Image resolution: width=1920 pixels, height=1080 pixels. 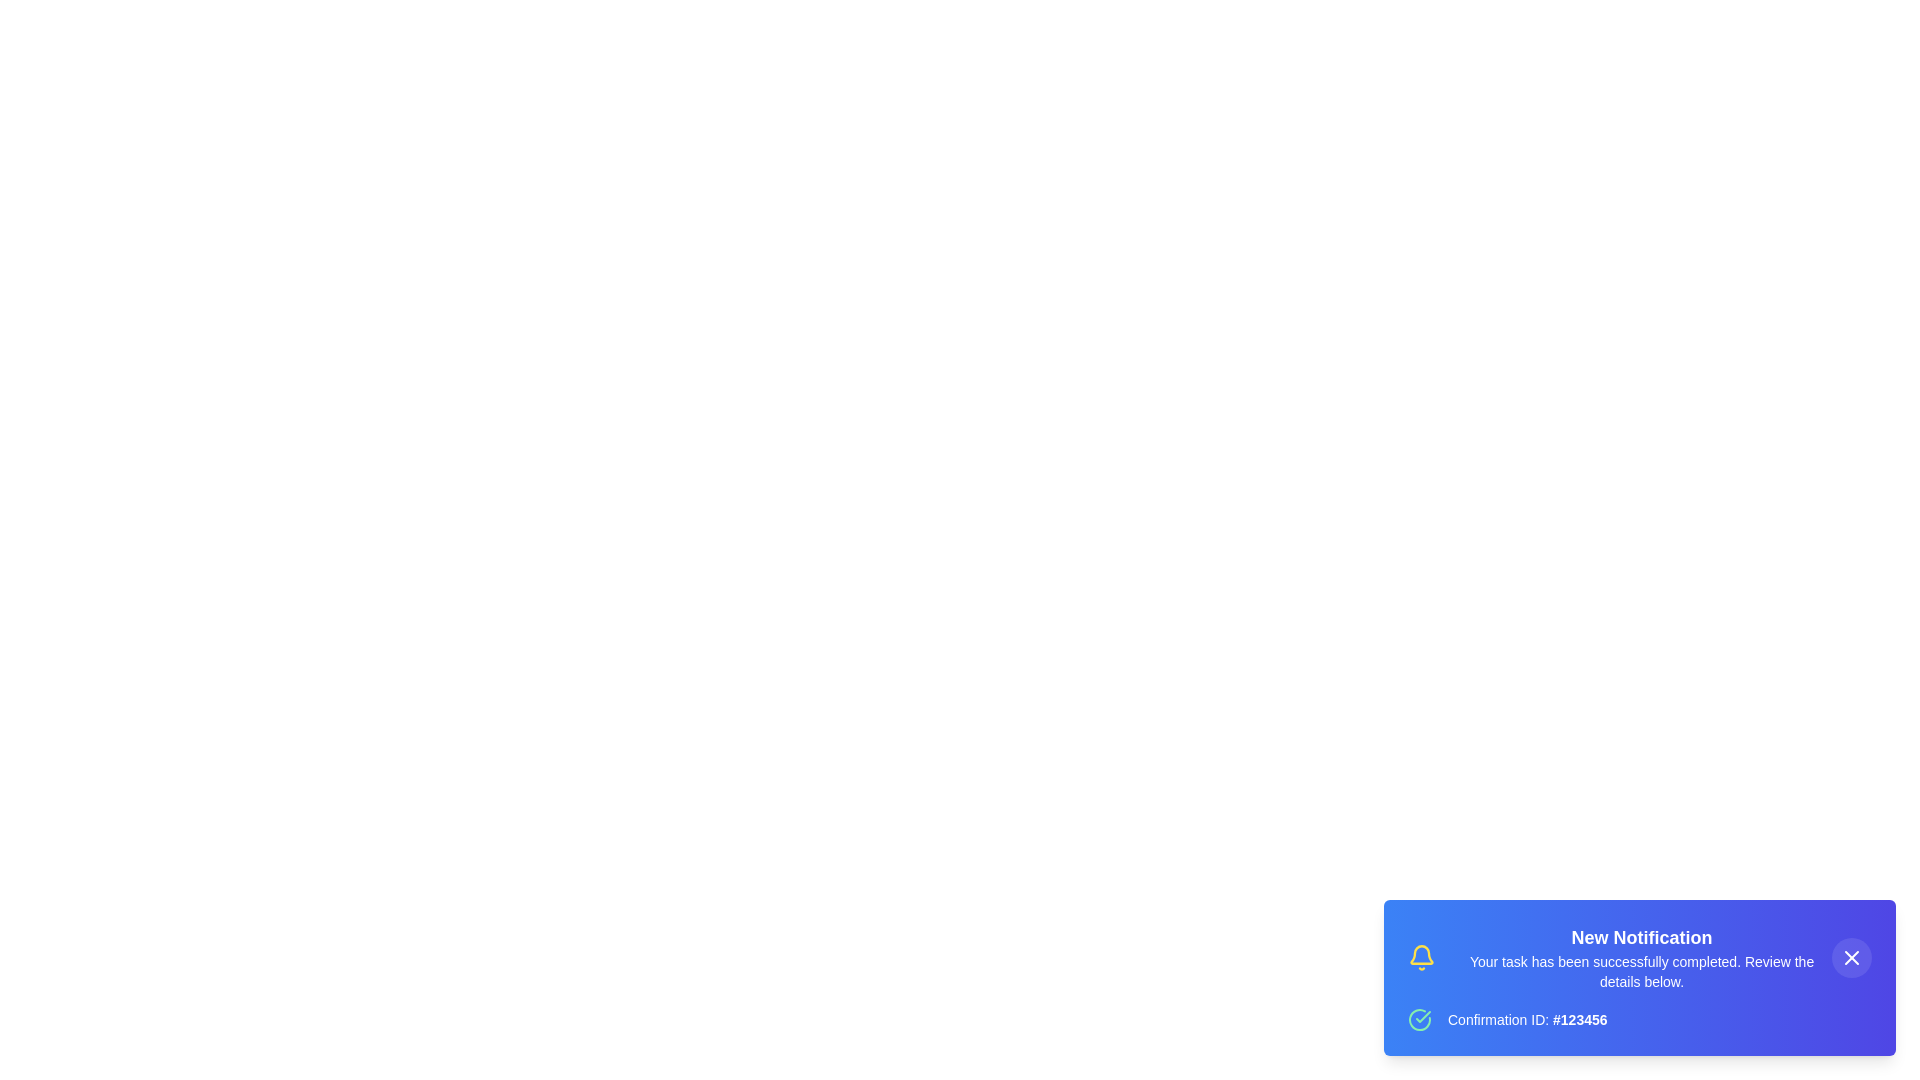 I want to click on the dismiss button located in the top-right corner of the notification card, which removes or hides the notification when interacted with, so click(x=1851, y=956).